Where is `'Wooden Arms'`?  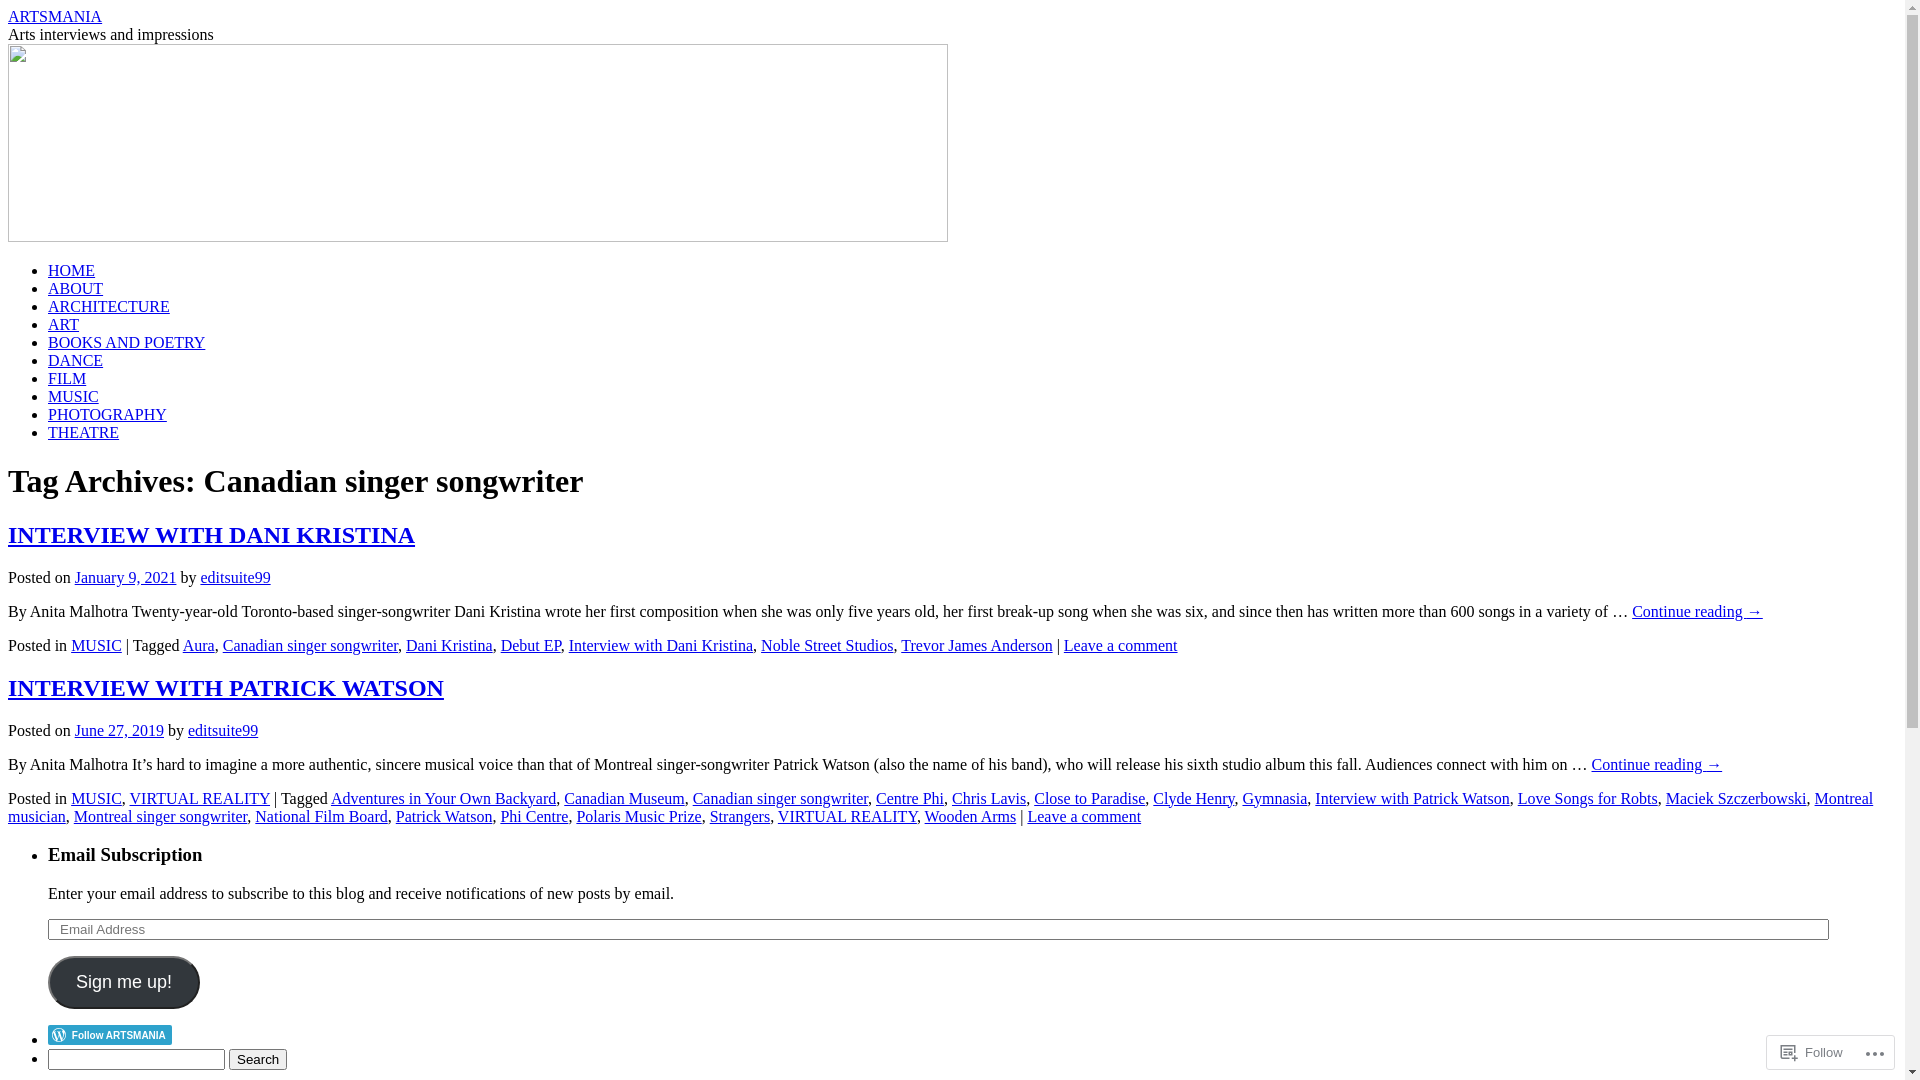
'Wooden Arms' is located at coordinates (970, 816).